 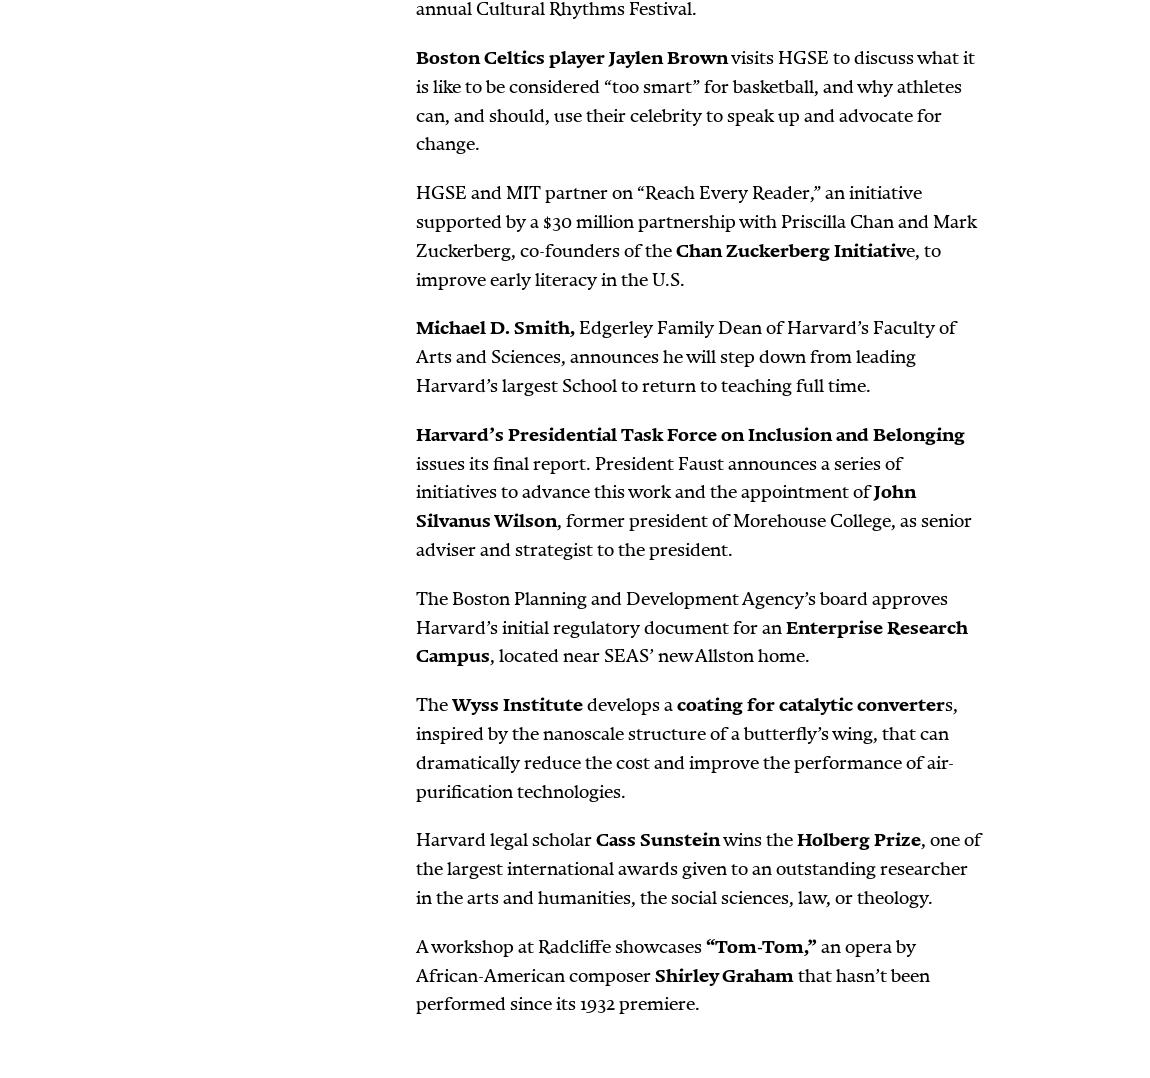 I want to click on 's, inspired by the nanoscale structure of a butterfly’s wing, that can dramatically reduce the cost and improve the performance of air-purification technologies.', so click(x=686, y=748).